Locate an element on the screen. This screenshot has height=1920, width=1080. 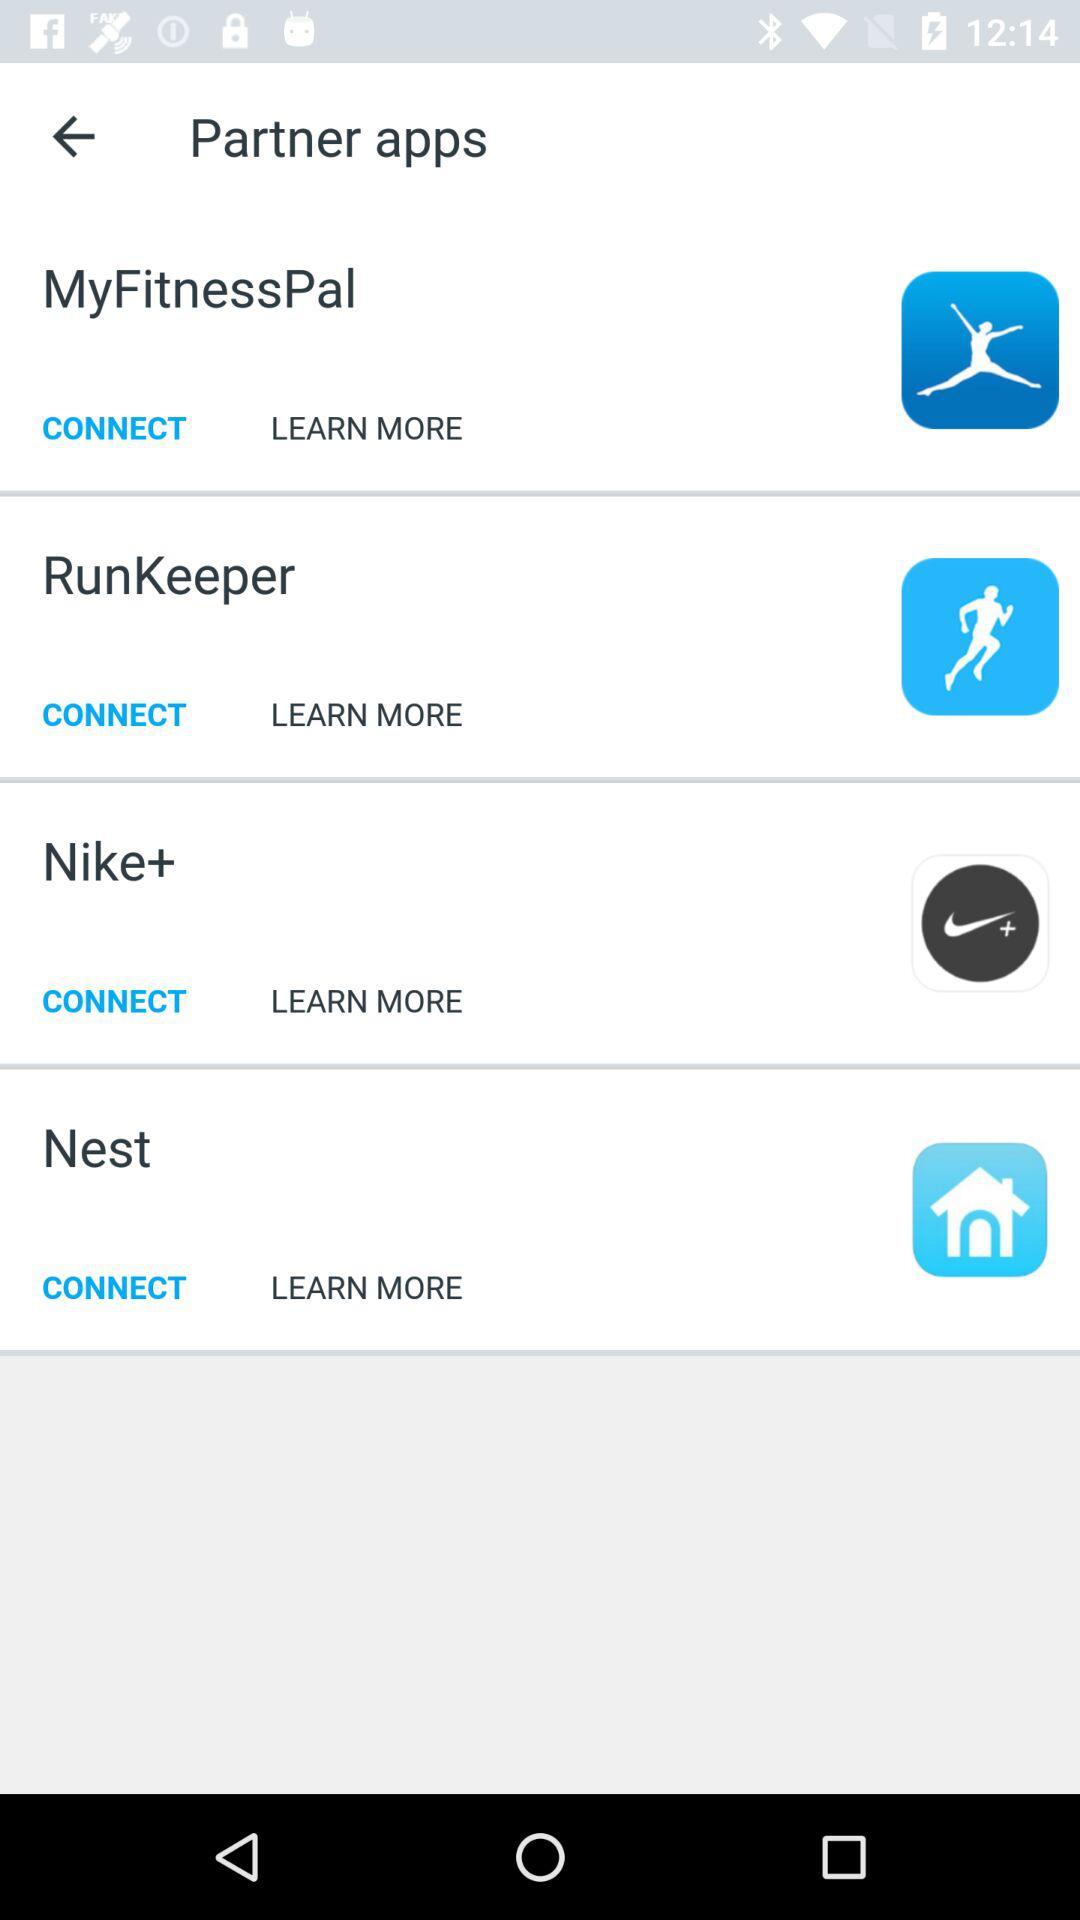
the runkeeper is located at coordinates (167, 572).